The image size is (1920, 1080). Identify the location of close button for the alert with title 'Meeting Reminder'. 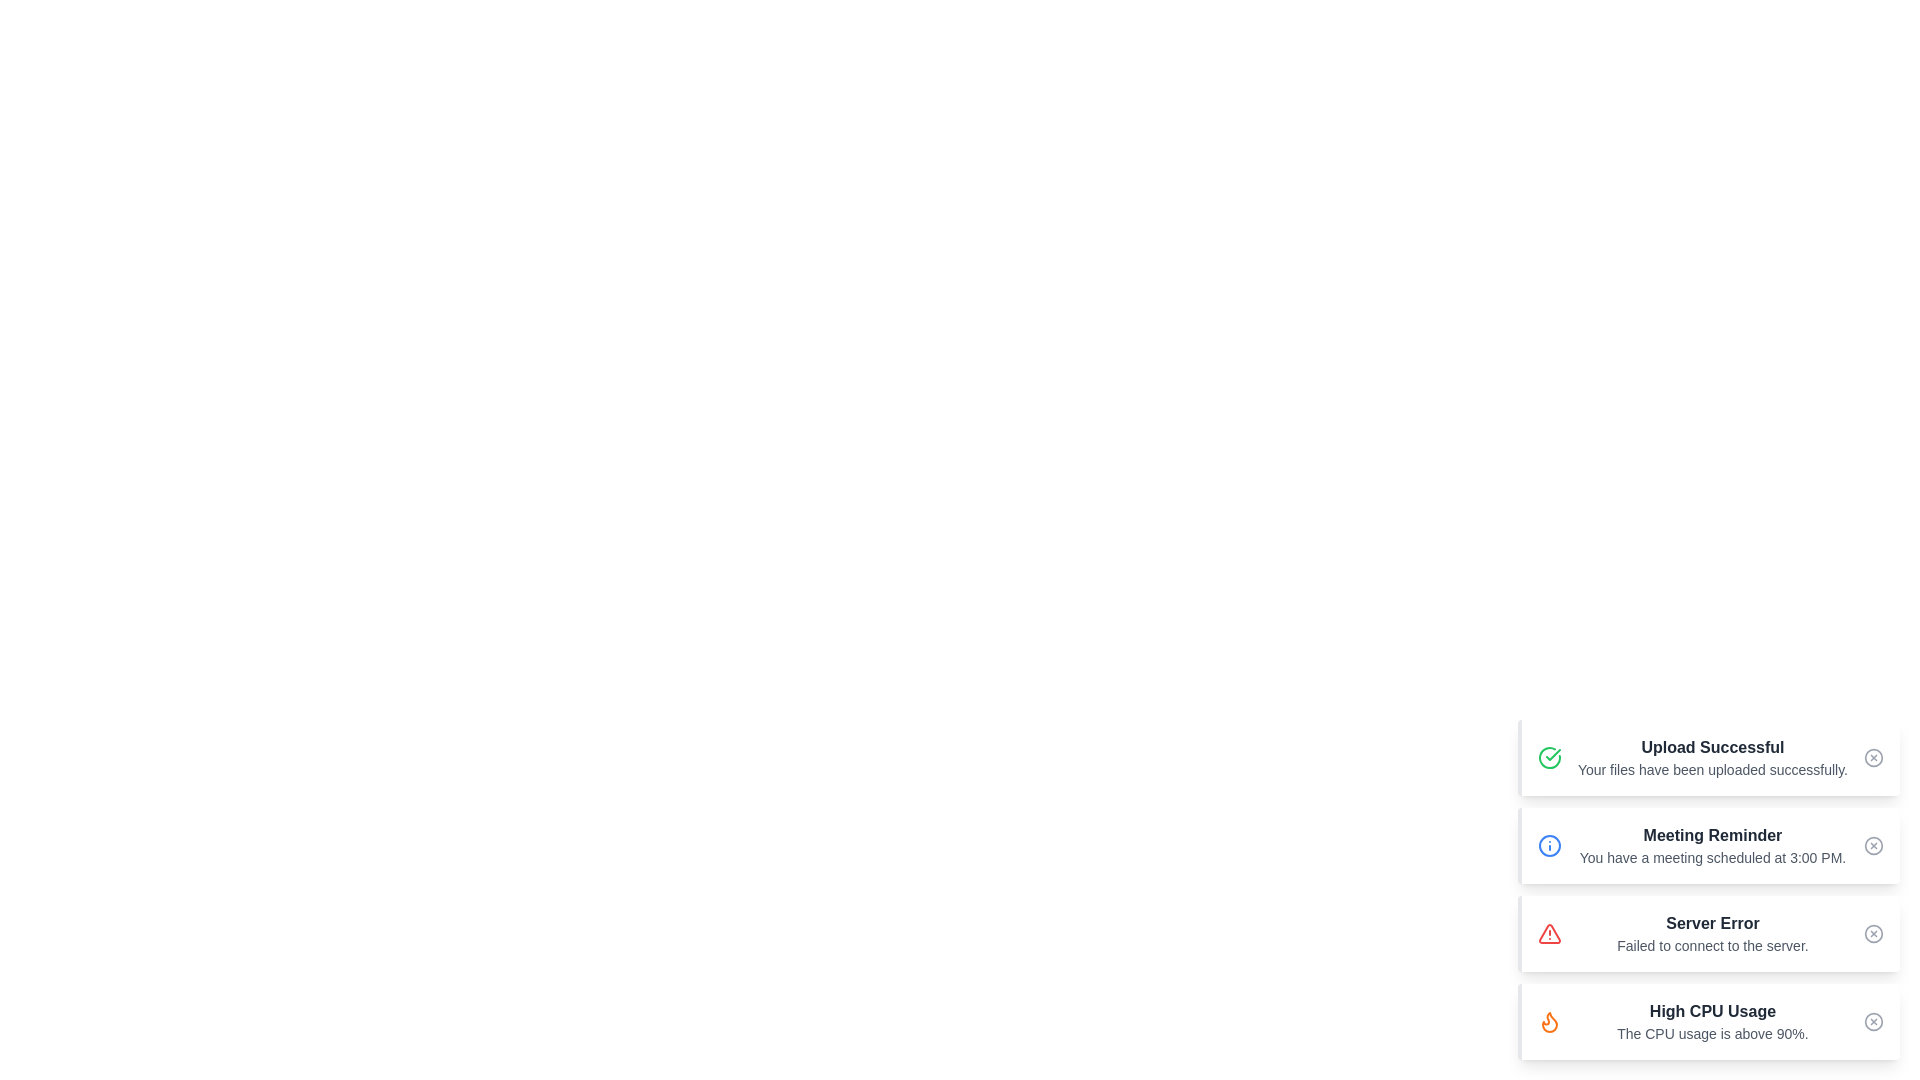
(1872, 845).